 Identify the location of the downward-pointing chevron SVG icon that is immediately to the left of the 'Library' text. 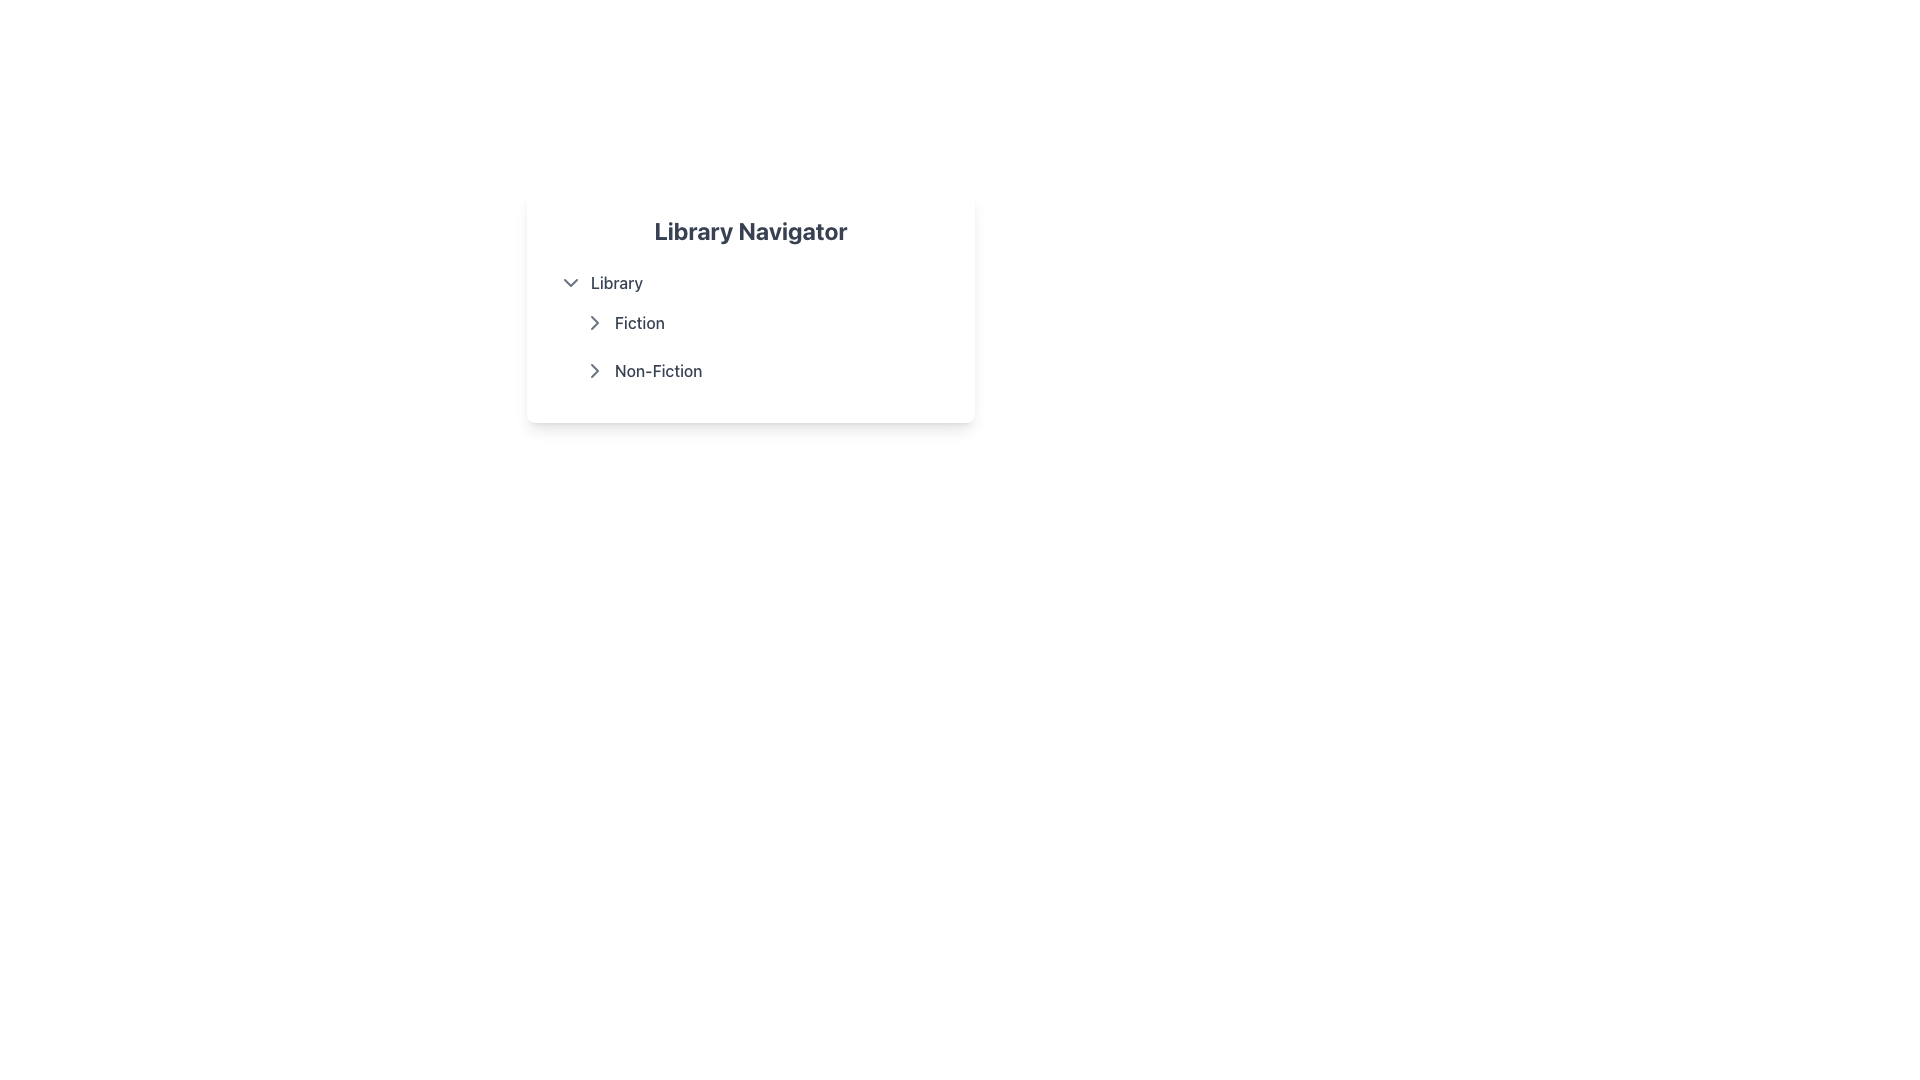
(570, 282).